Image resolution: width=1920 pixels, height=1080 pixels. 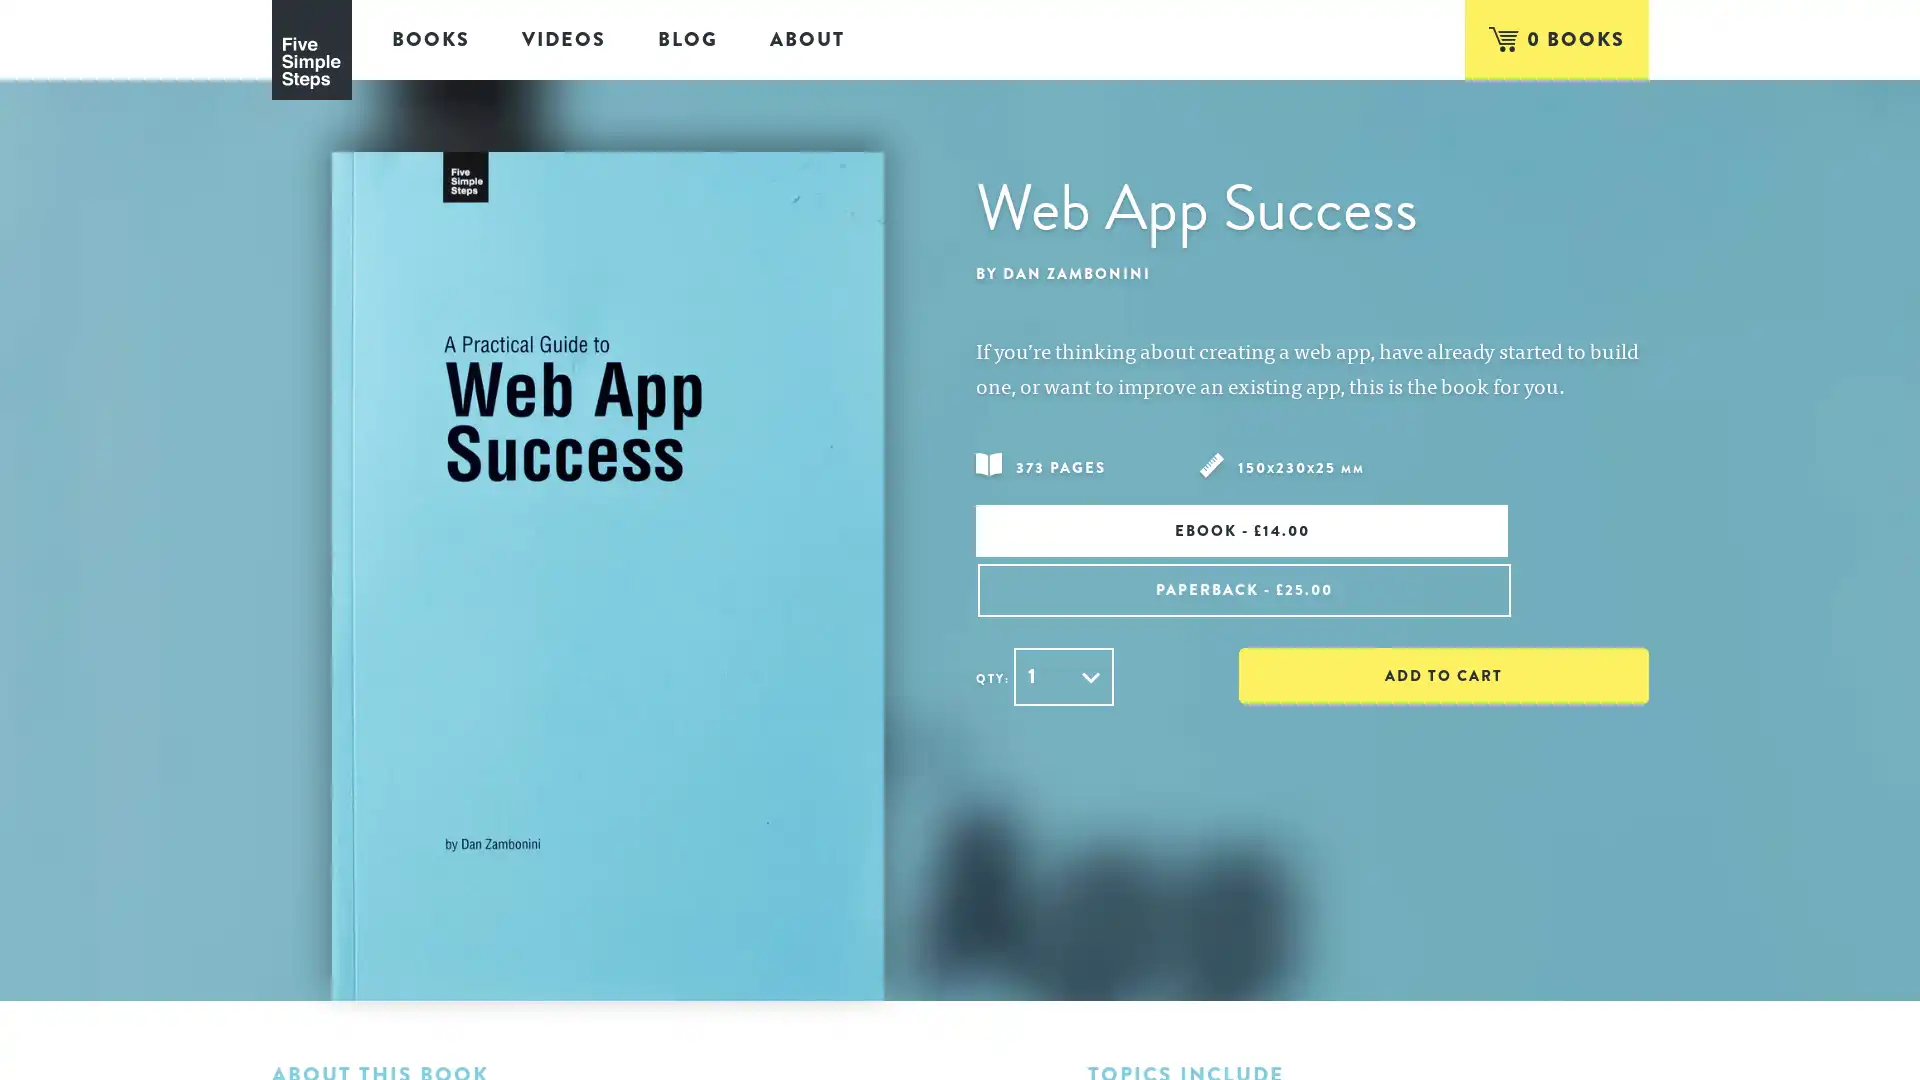 What do you see at coordinates (1483, 529) in the screenshot?
I see `PAPERBACK - 25.00` at bounding box center [1483, 529].